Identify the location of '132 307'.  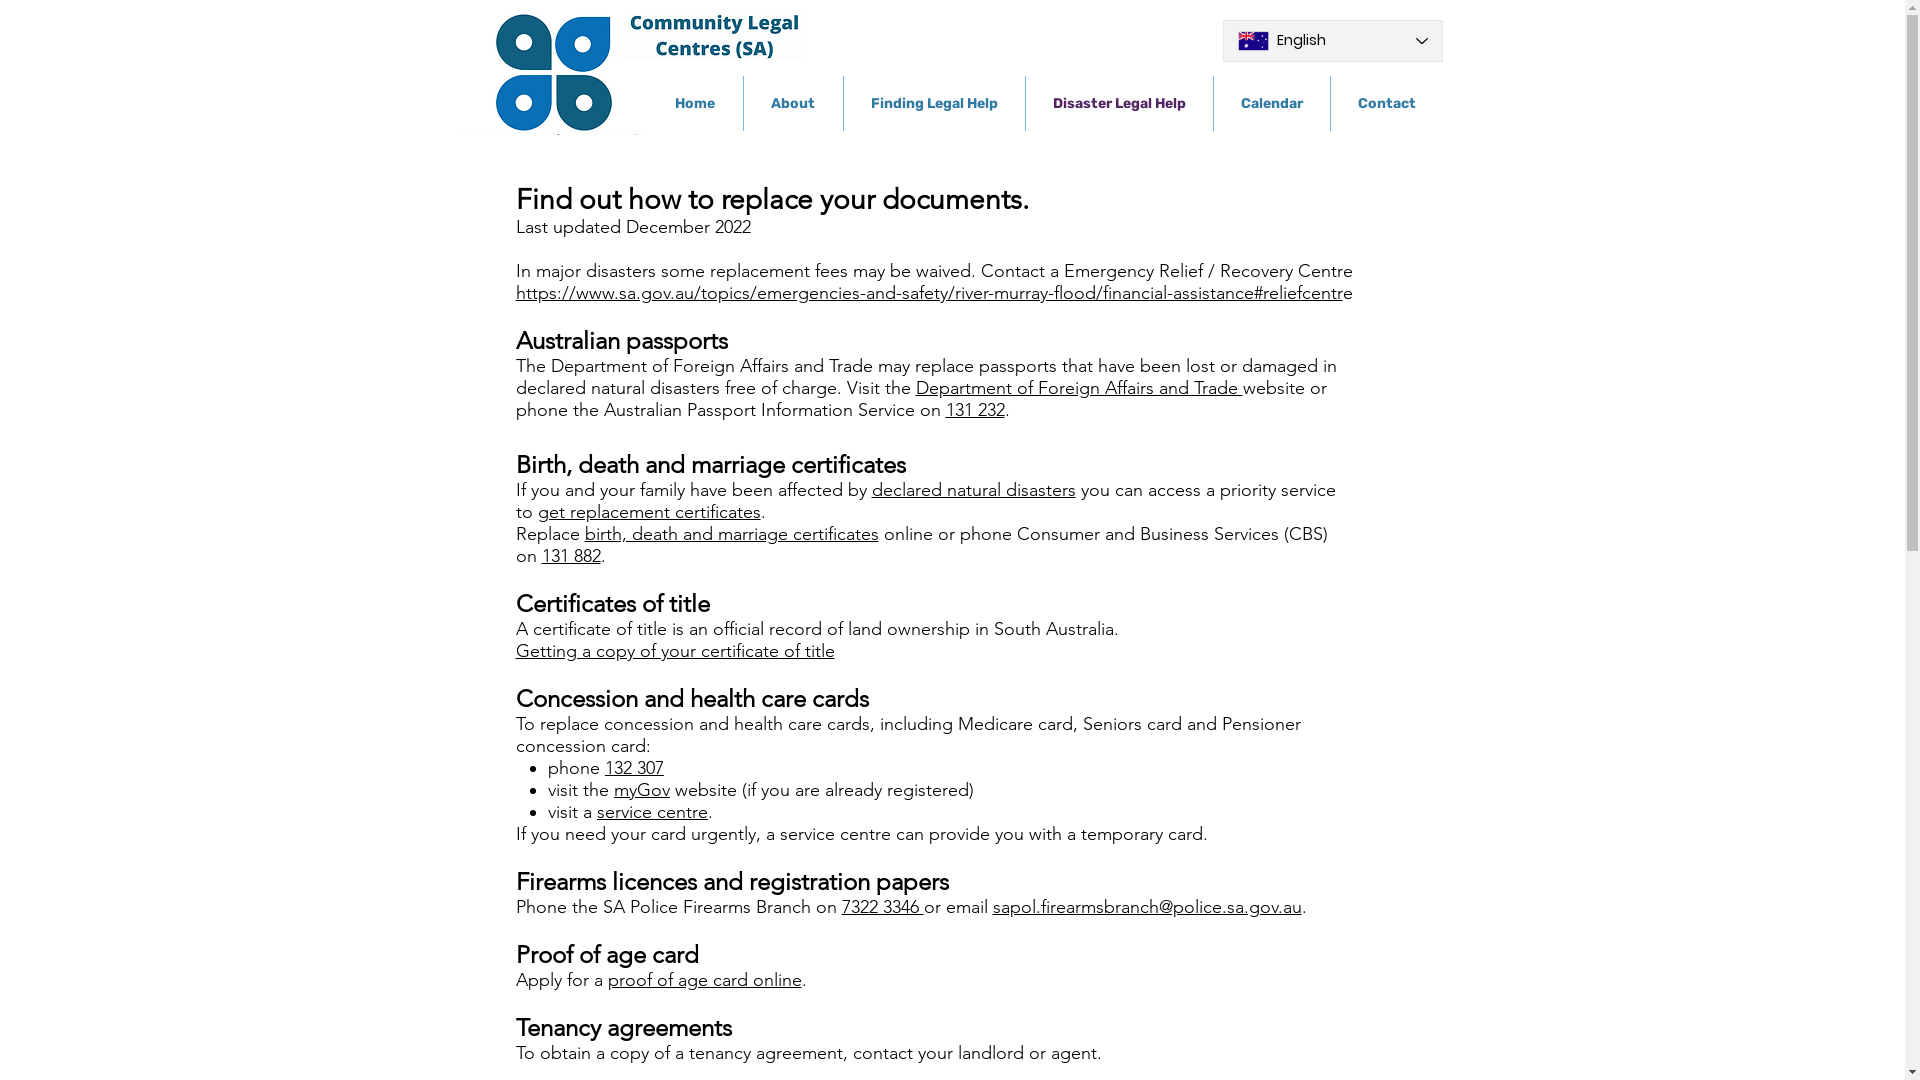
(633, 766).